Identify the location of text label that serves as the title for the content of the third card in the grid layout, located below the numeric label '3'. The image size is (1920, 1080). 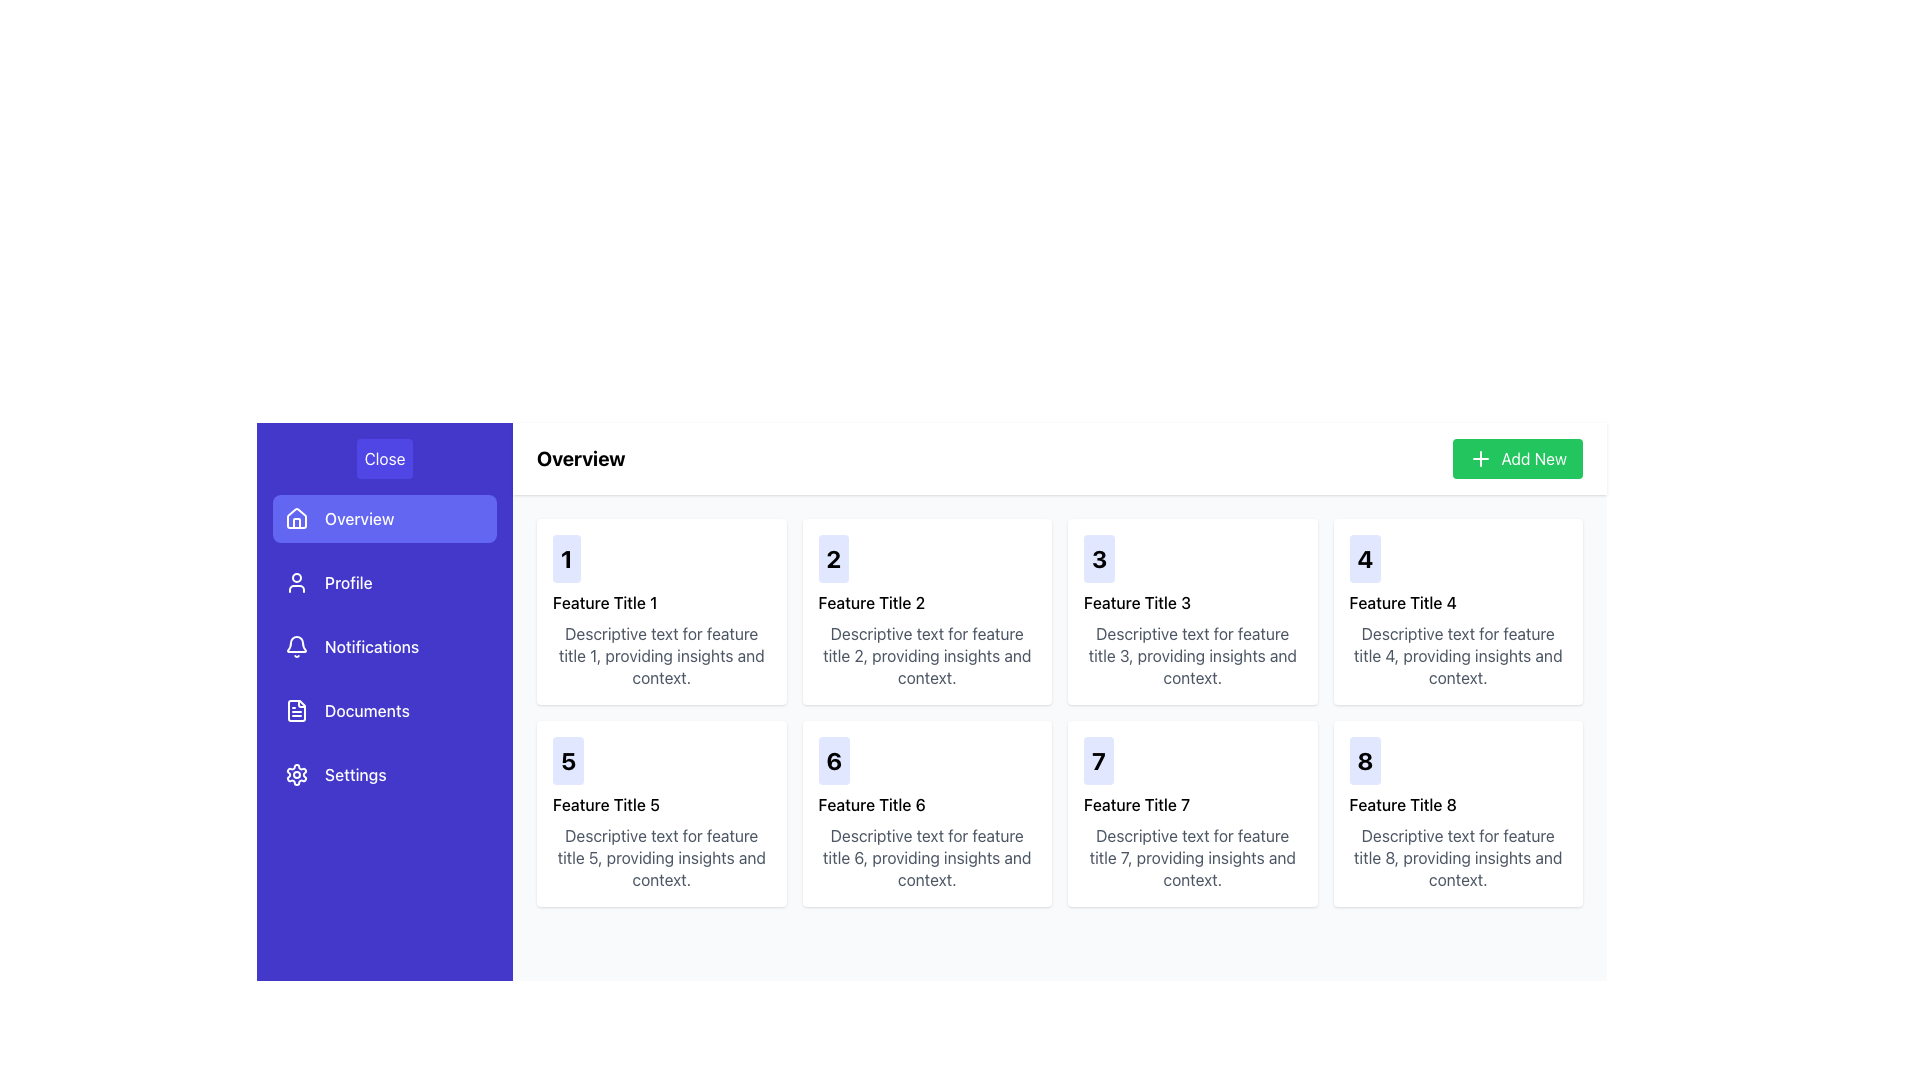
(1137, 601).